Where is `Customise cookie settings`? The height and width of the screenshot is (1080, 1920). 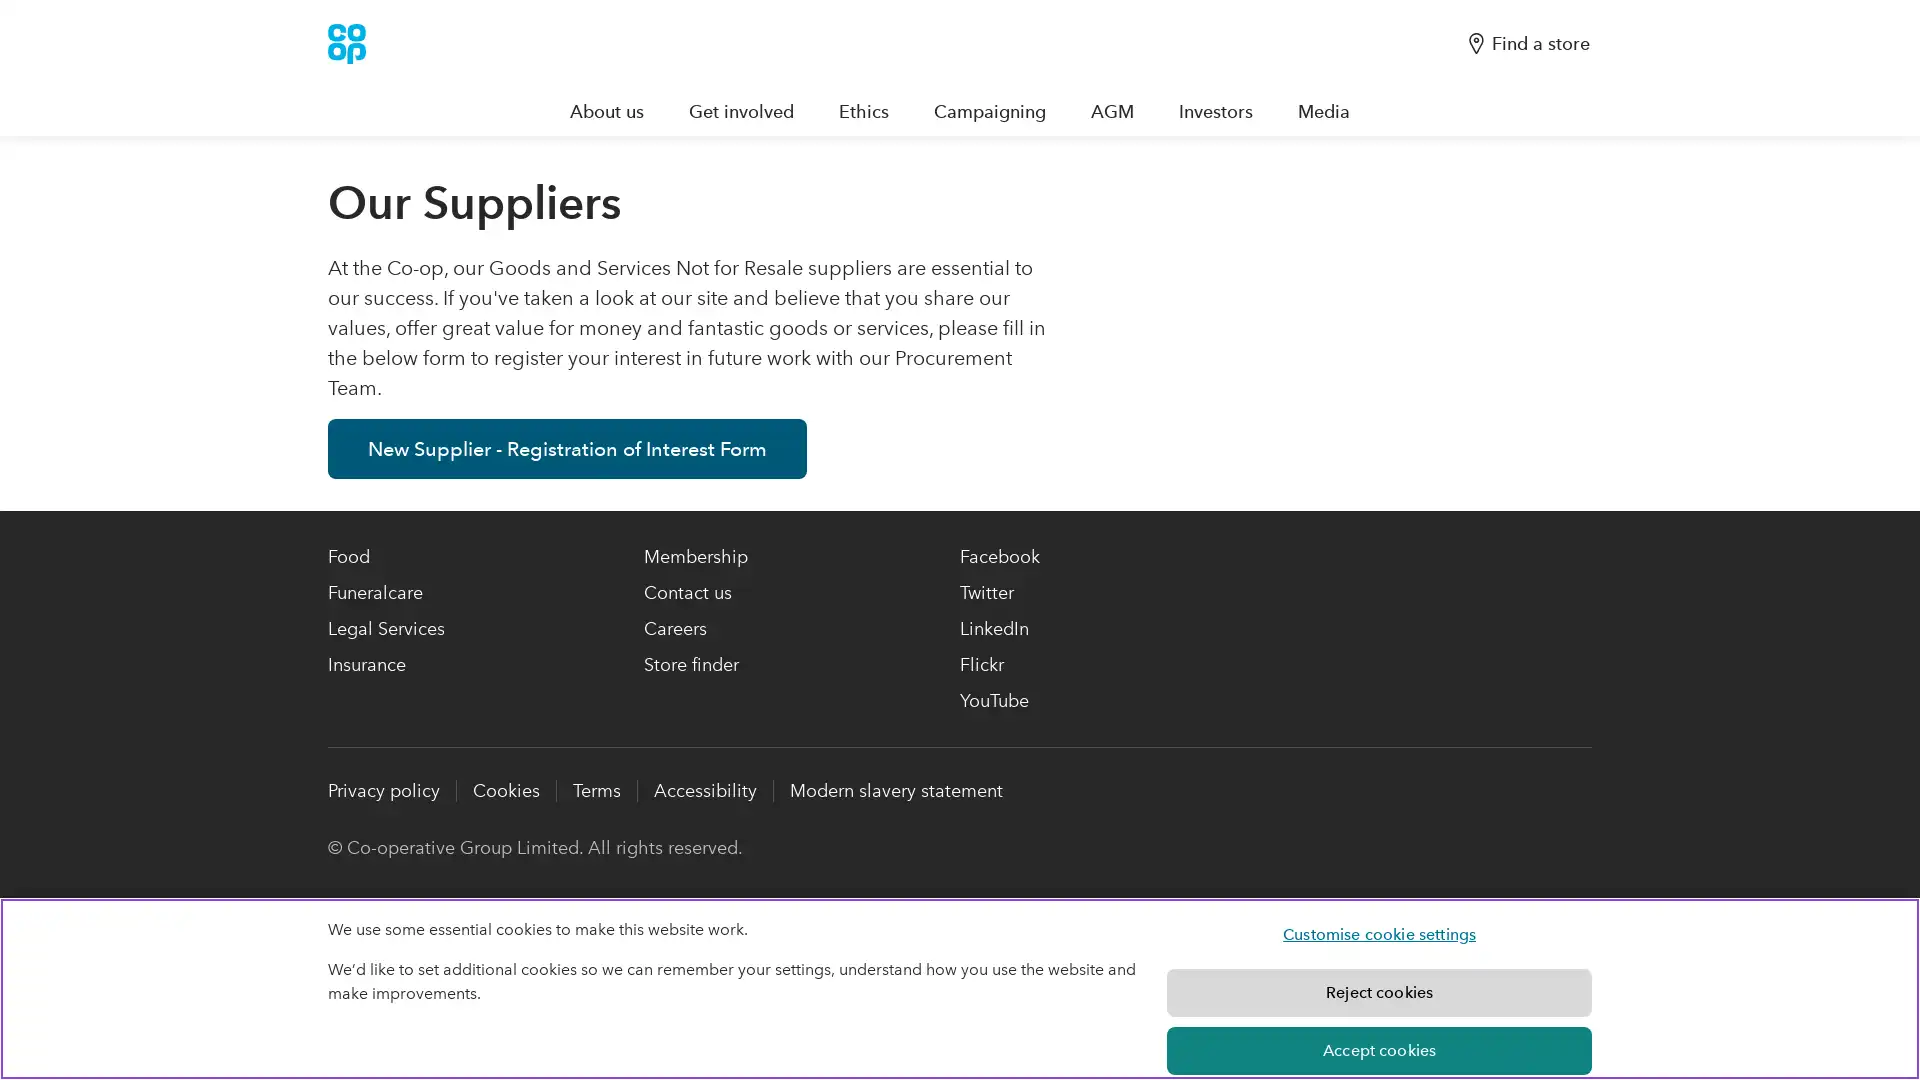 Customise cookie settings is located at coordinates (1377, 934).